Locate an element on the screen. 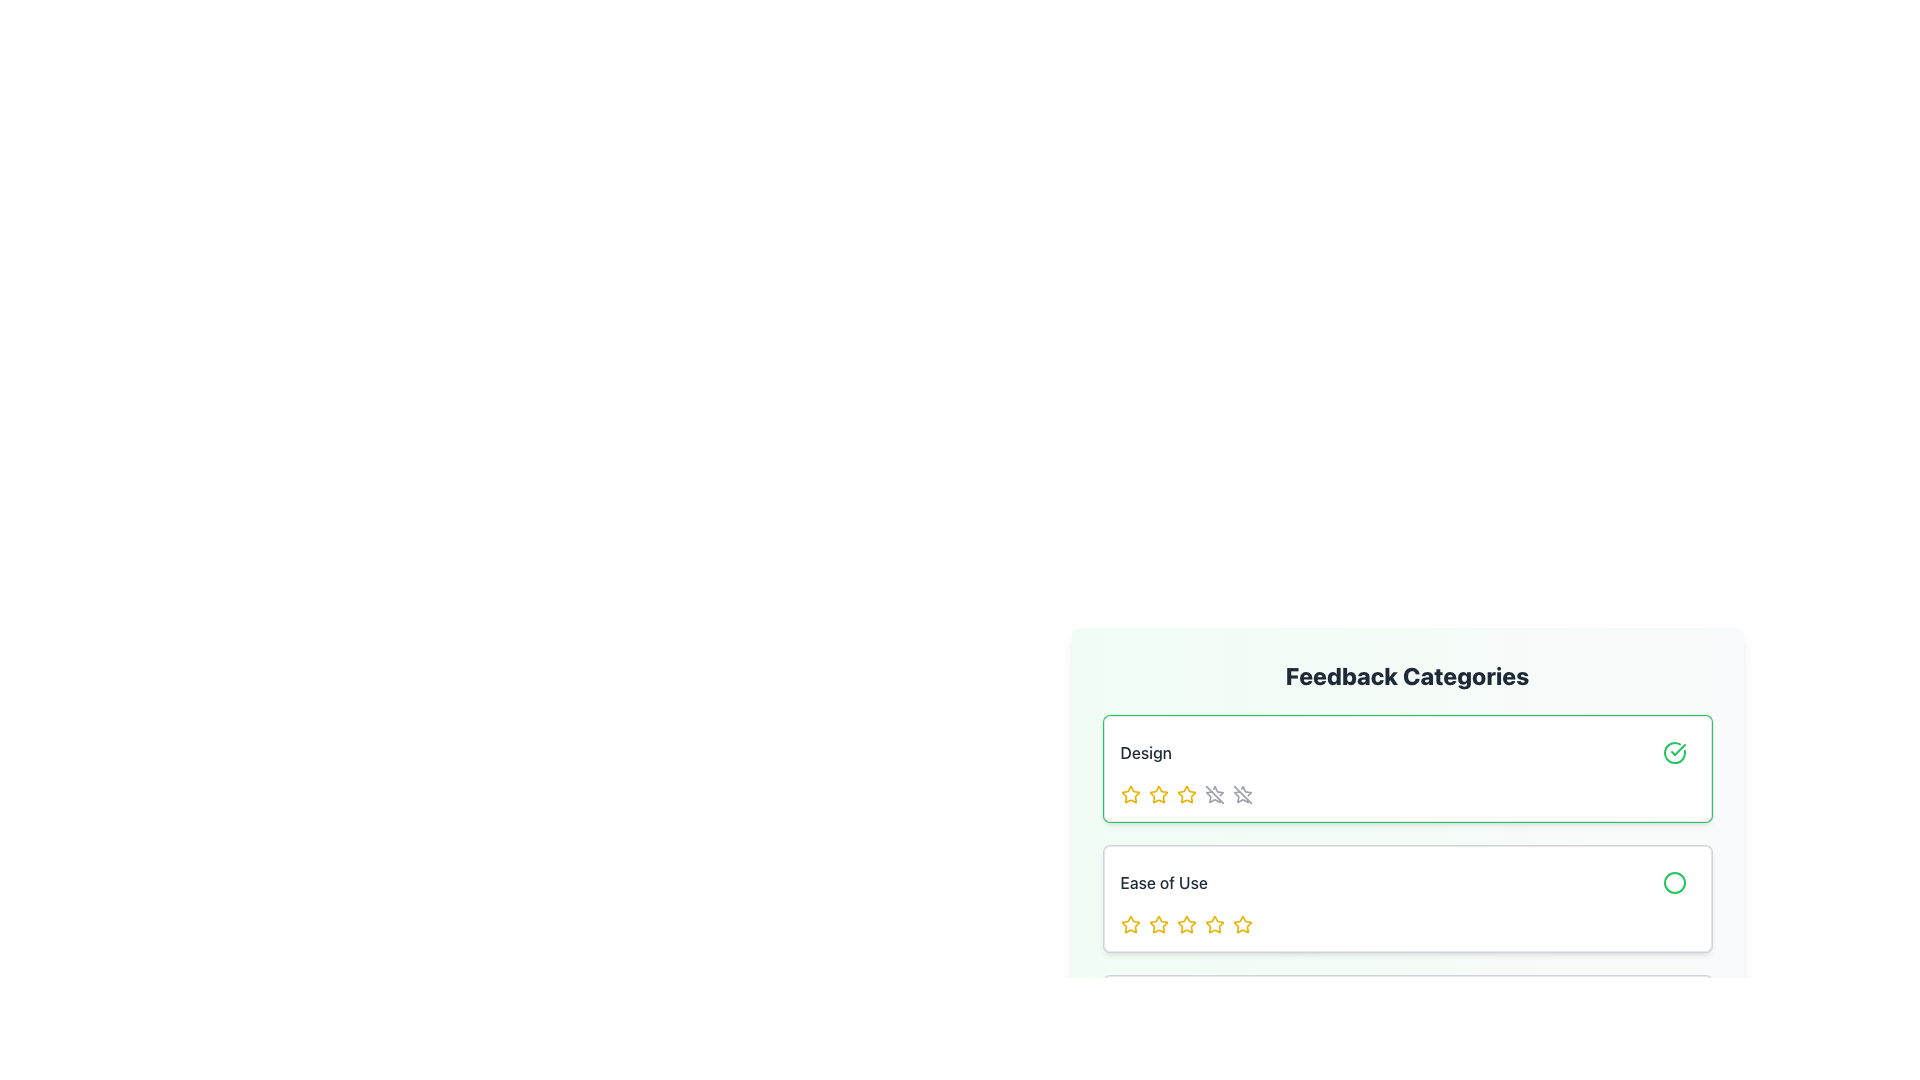 This screenshot has height=1080, width=1920. the yellow star icon, which is the first star in the rating row under the 'Design' feedback category is located at coordinates (1130, 793).